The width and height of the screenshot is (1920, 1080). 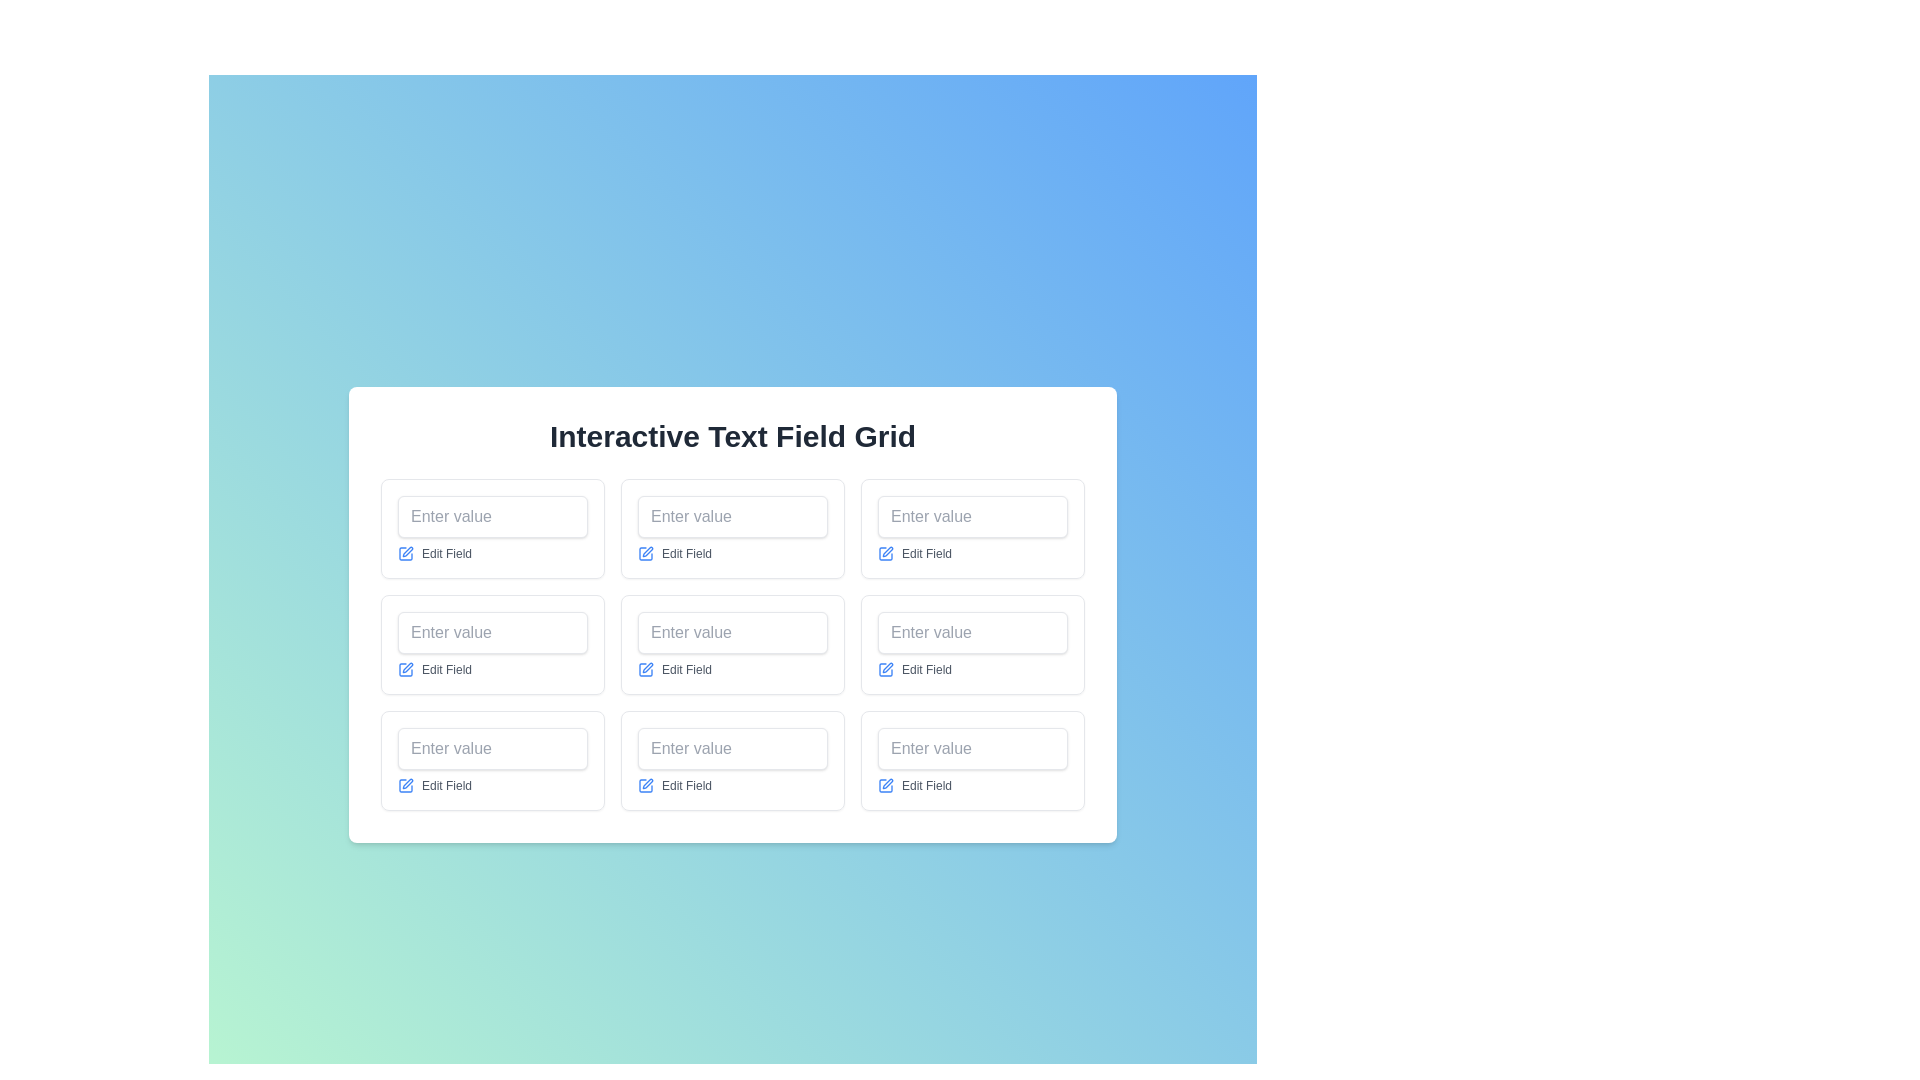 I want to click on the light blue pen icon positioned to the left of the label 'Edit Field' in the third row of the grid layout, so click(x=405, y=670).